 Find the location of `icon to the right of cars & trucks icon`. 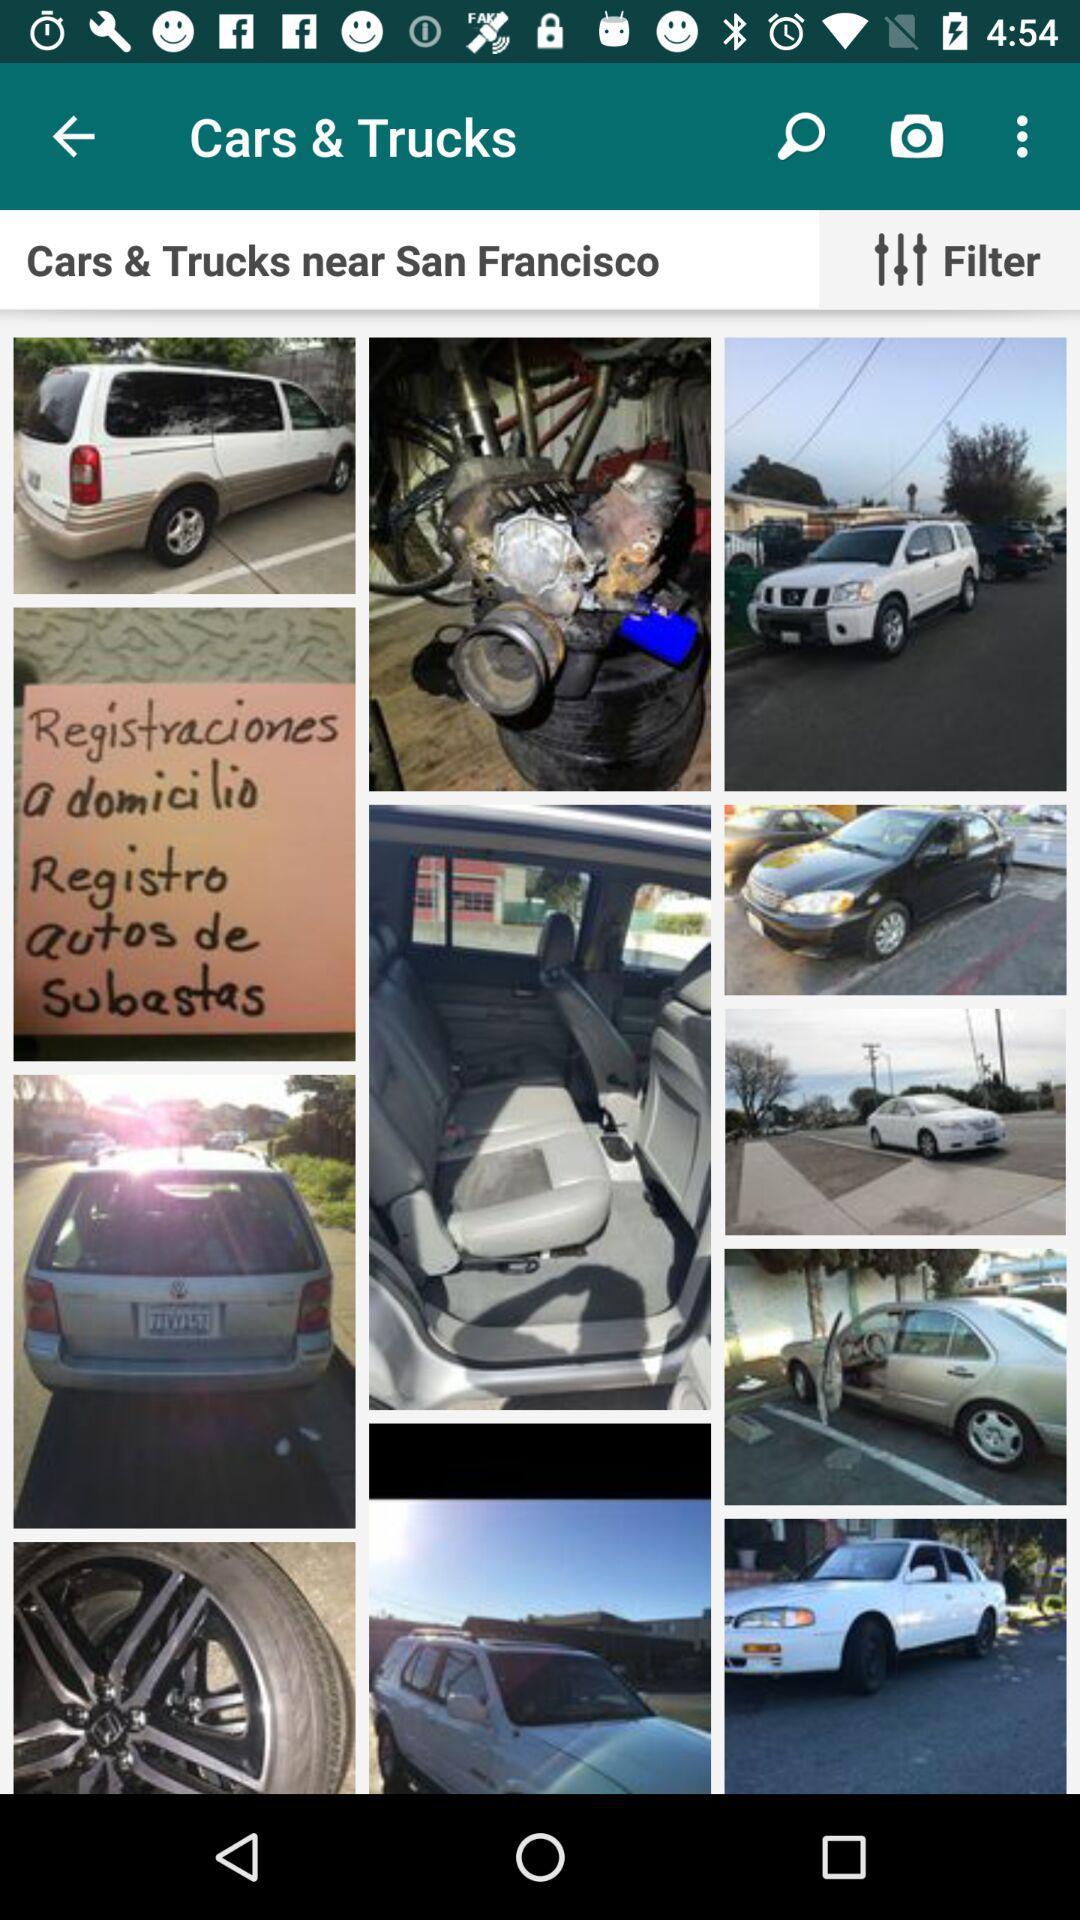

icon to the right of cars & trucks icon is located at coordinates (800, 135).